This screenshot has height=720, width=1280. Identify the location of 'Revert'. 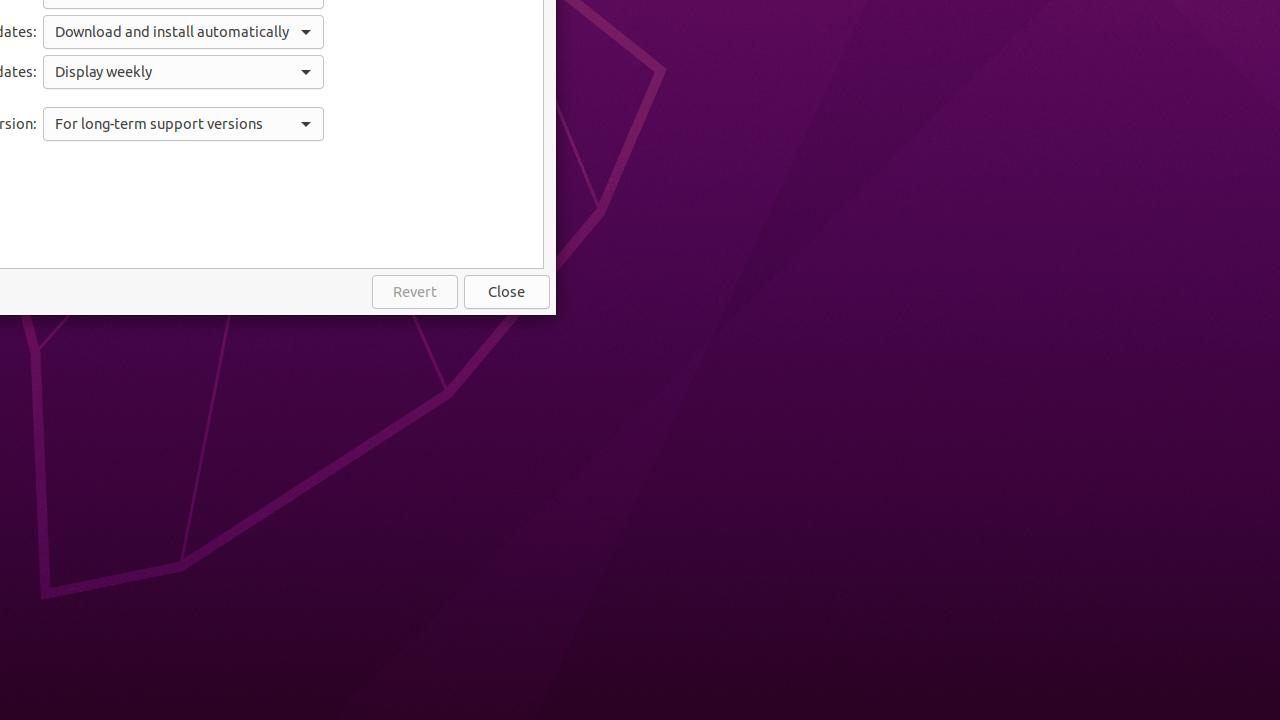
(413, 292).